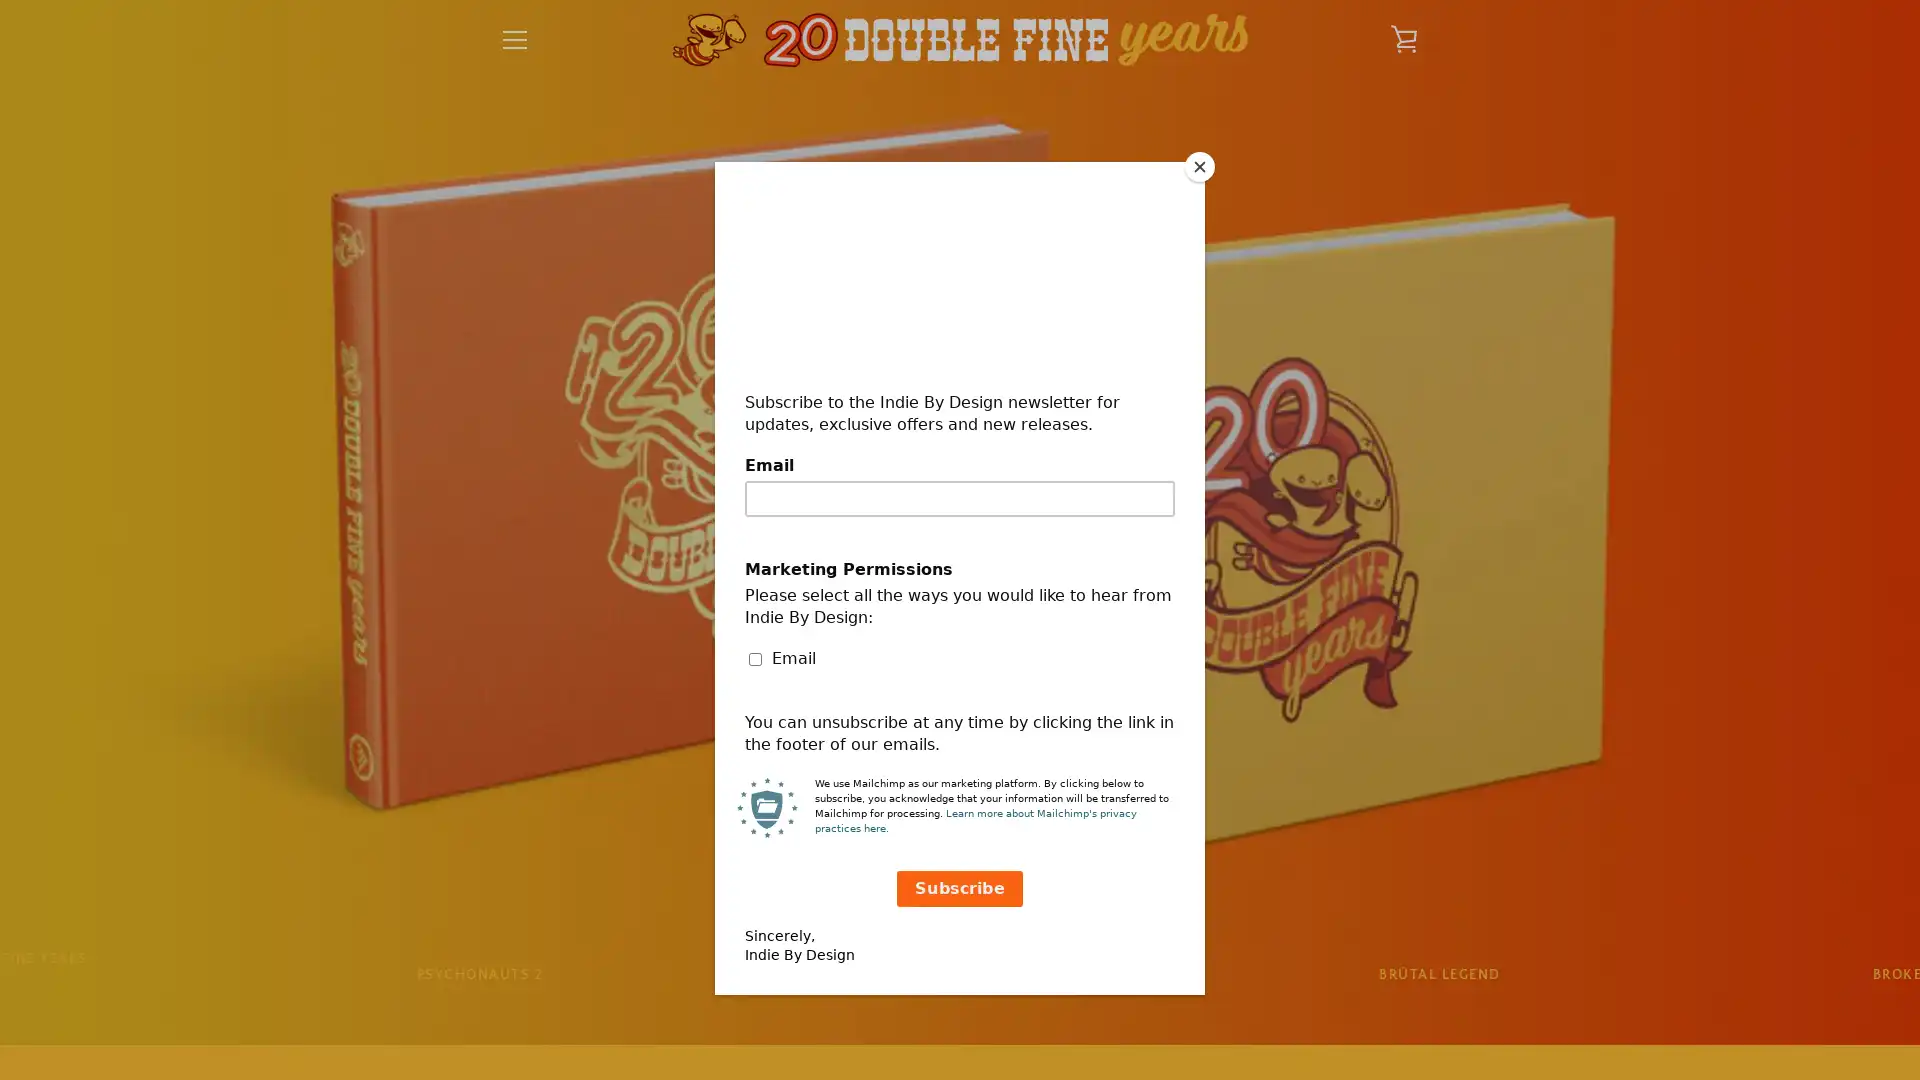  What do you see at coordinates (478, 974) in the screenshot?
I see `SLIDE 2 PSYCHONAUTS 2` at bounding box center [478, 974].